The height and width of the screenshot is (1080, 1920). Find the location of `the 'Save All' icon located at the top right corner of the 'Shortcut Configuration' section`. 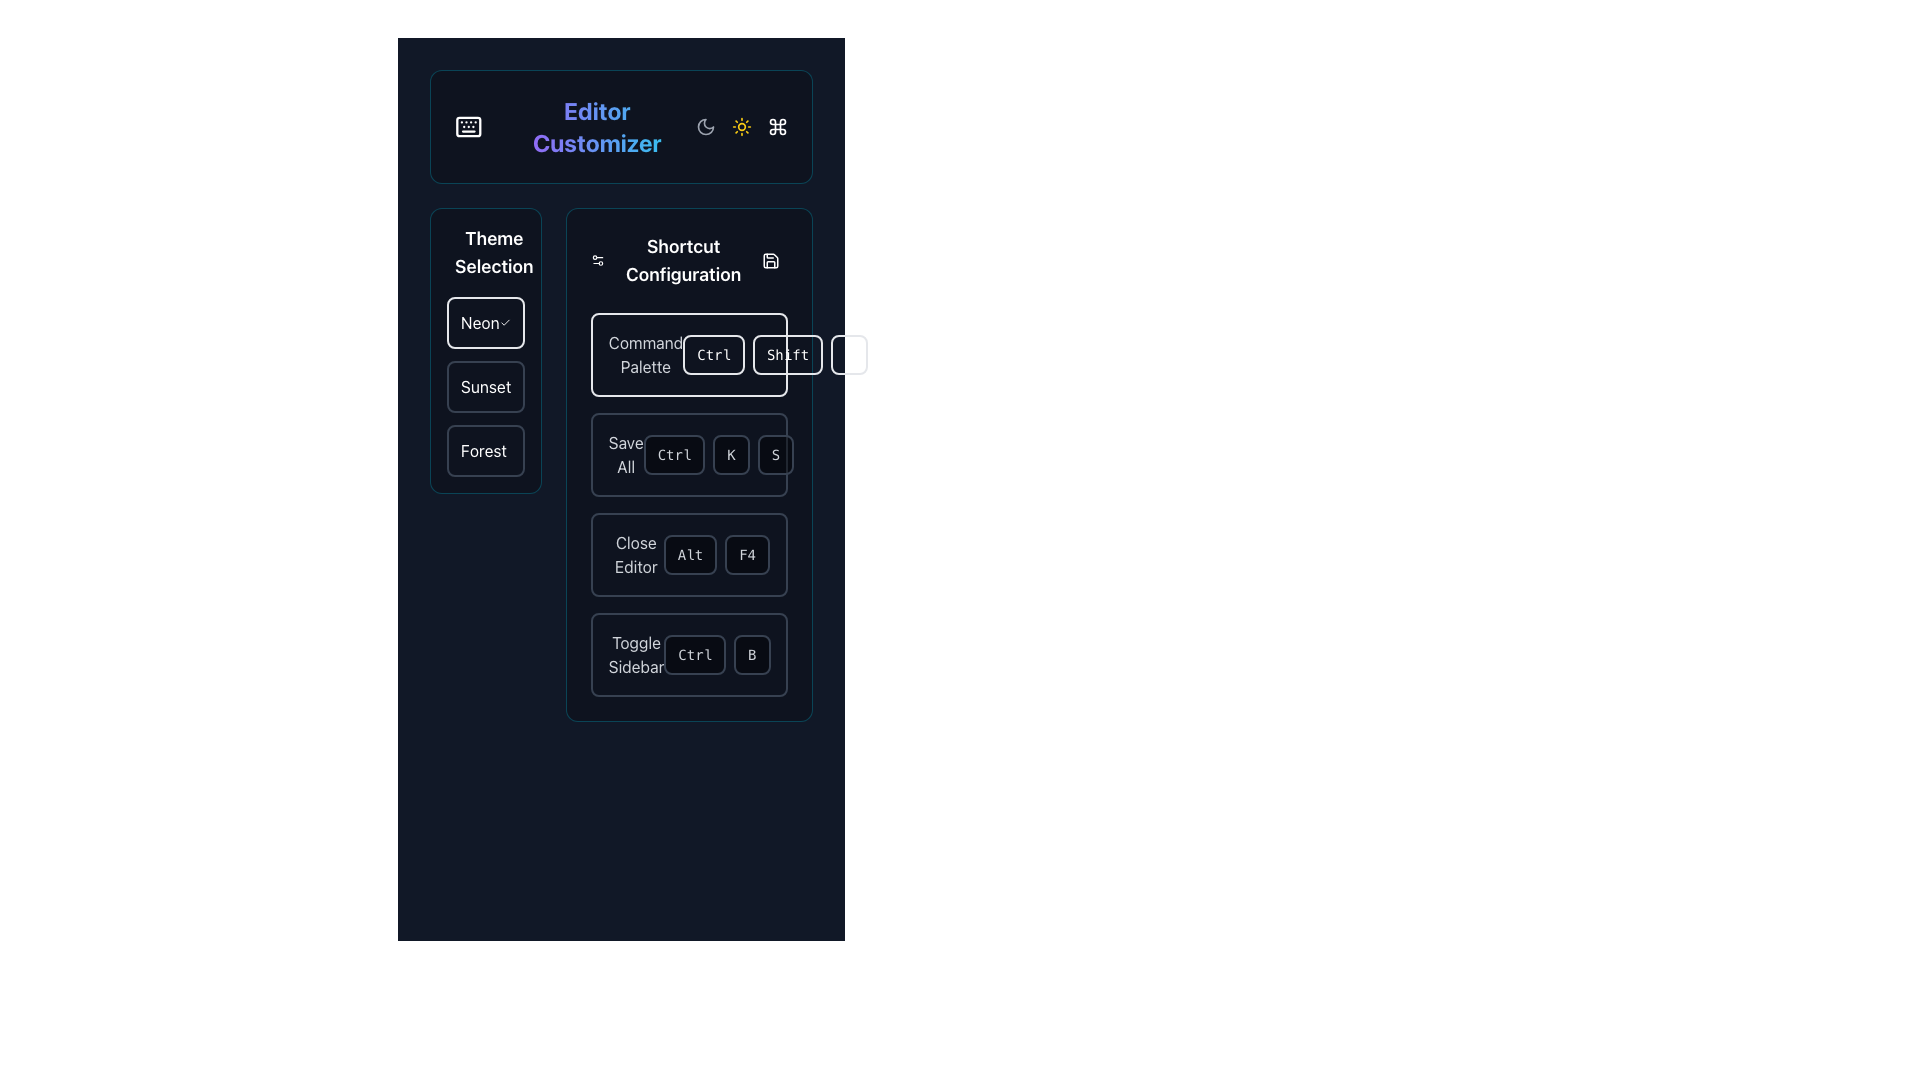

the 'Save All' icon located at the top right corner of the 'Shortcut Configuration' section is located at coordinates (770, 260).